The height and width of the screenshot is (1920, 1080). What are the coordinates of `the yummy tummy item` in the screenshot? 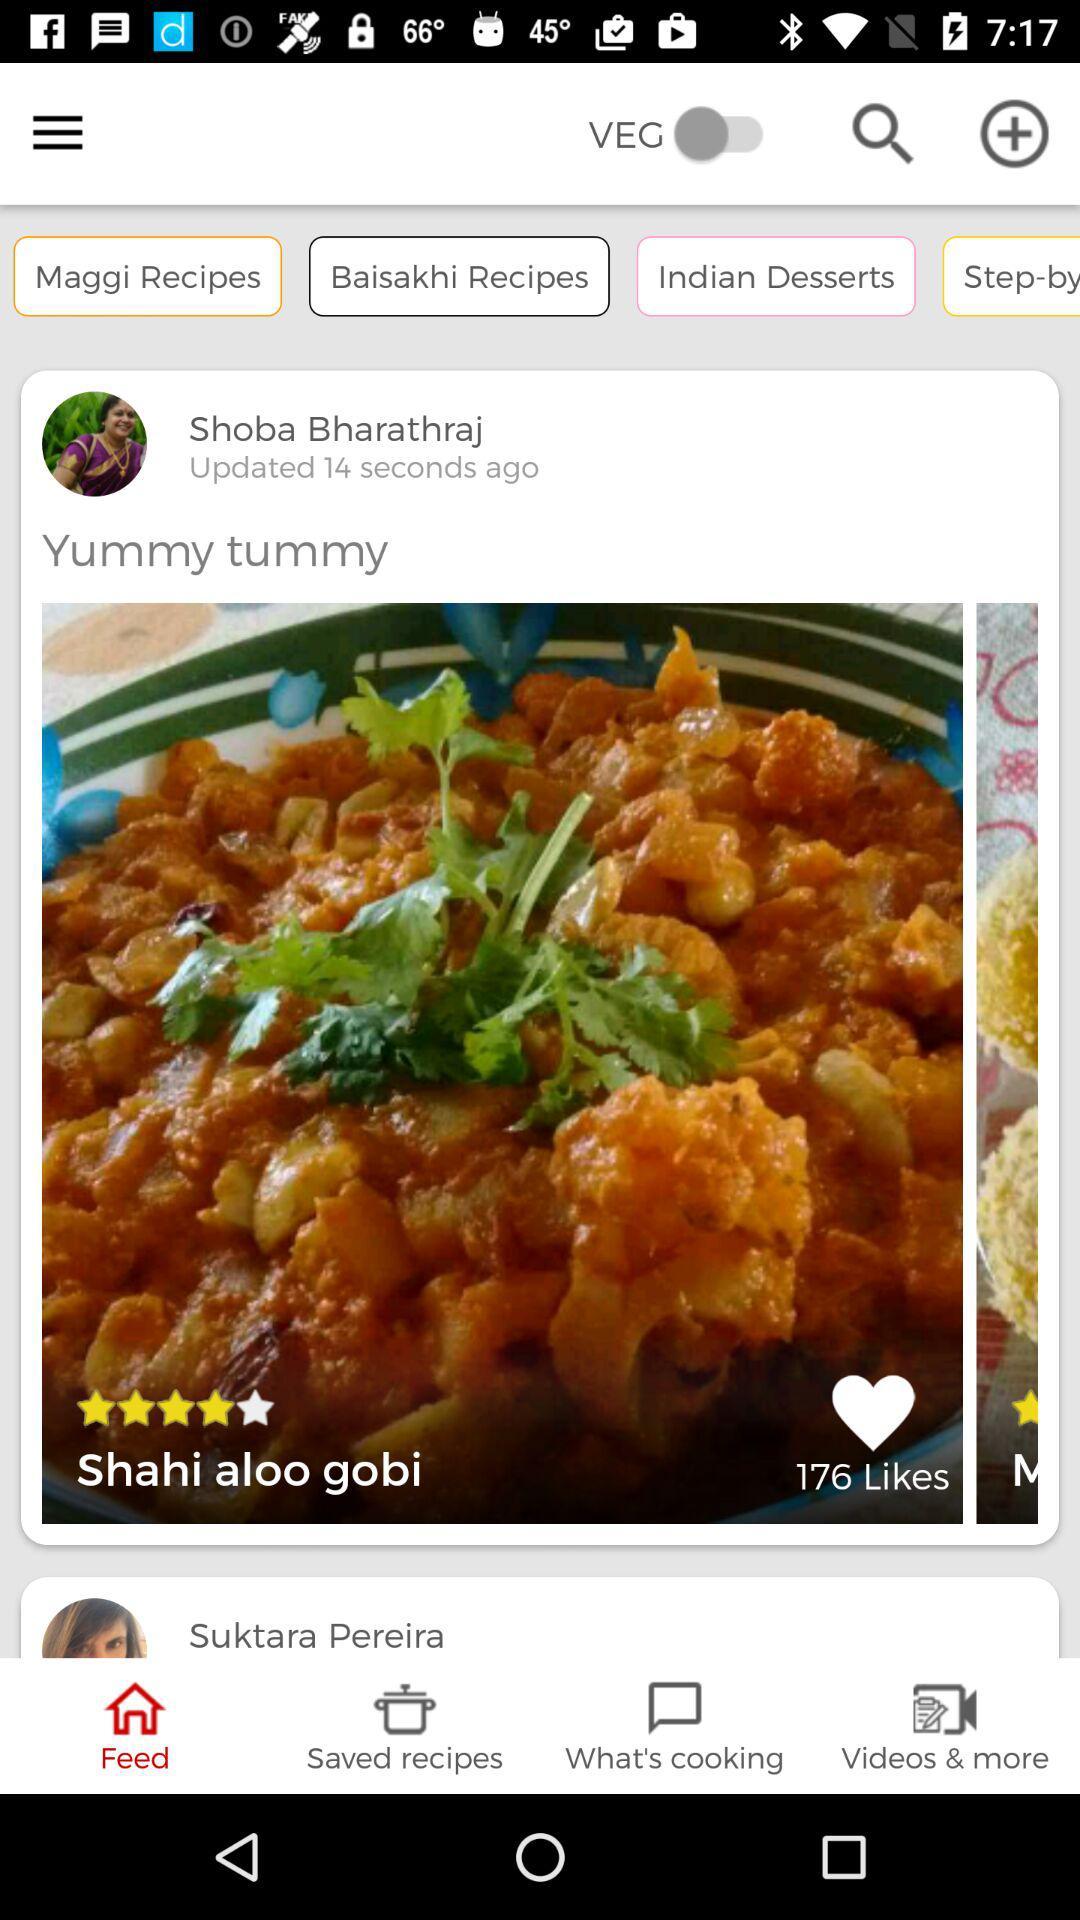 It's located at (214, 549).